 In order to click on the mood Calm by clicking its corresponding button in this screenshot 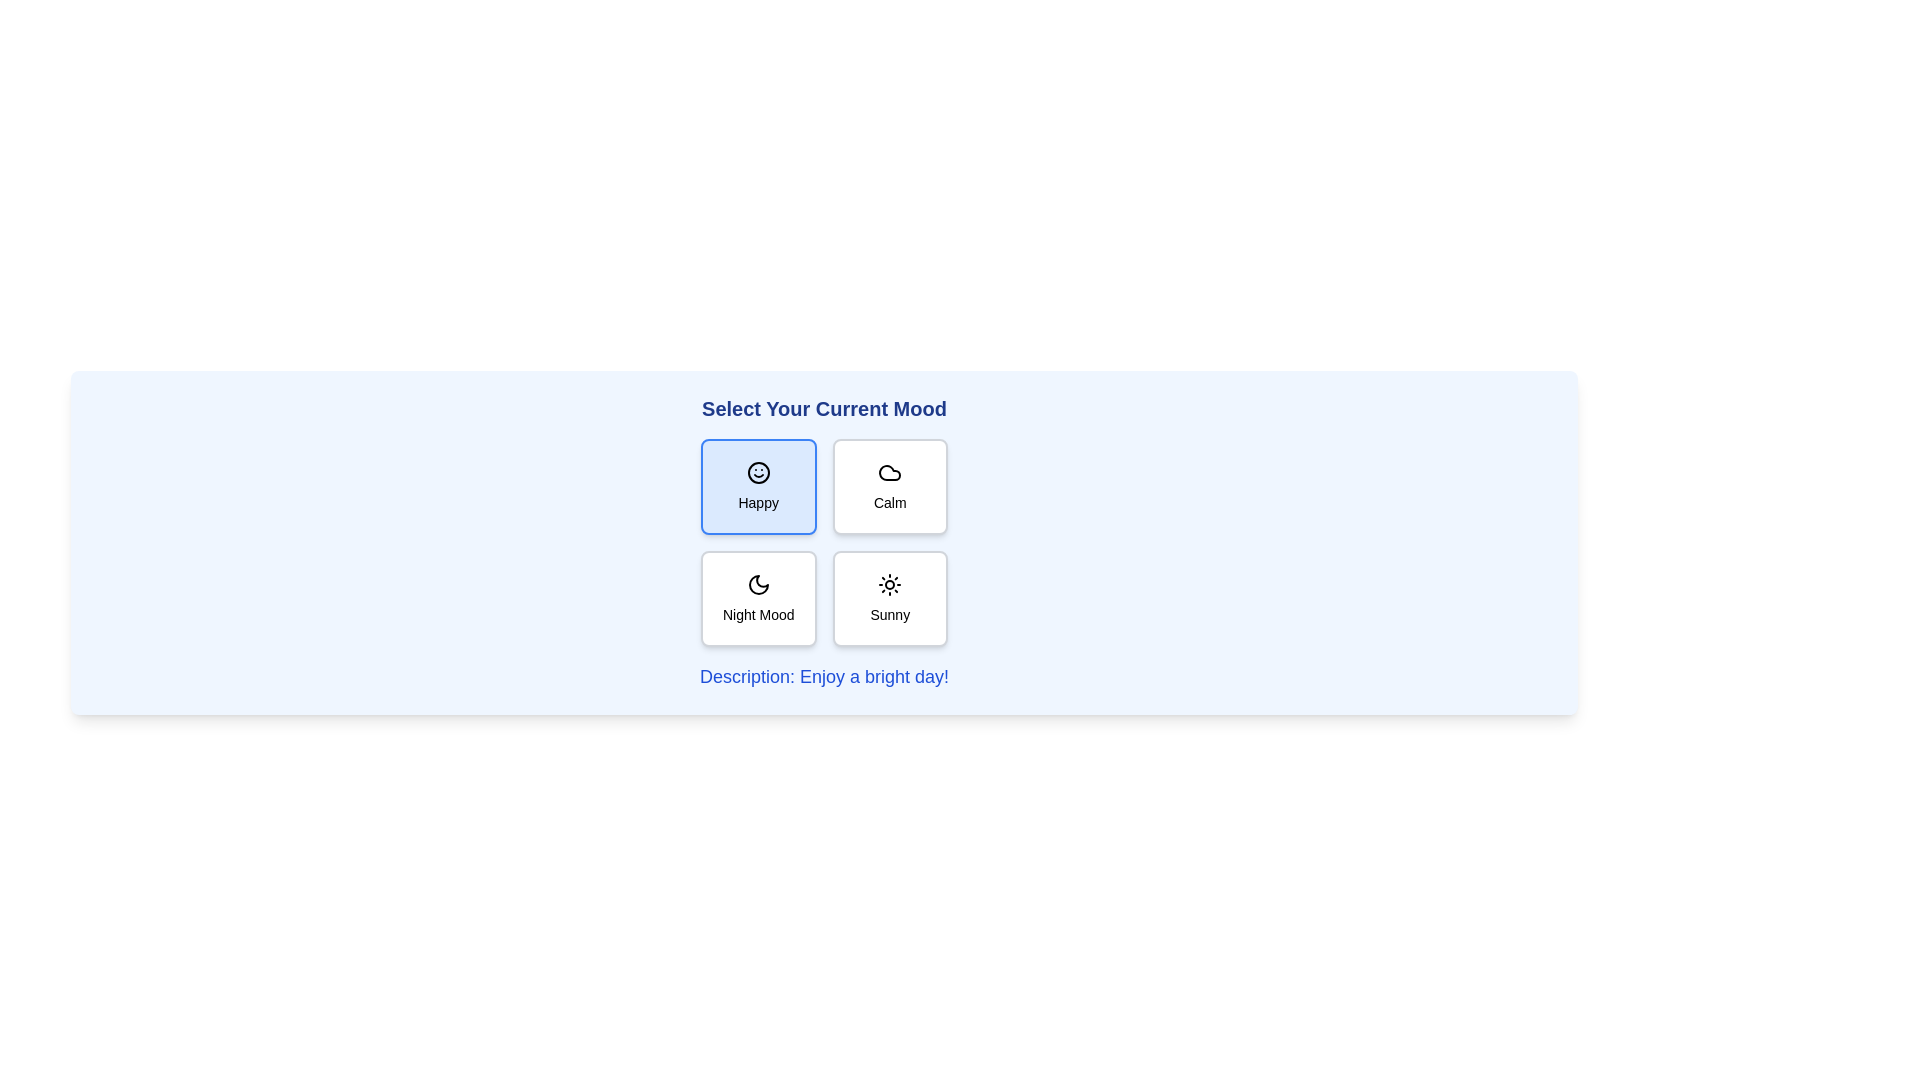, I will do `click(889, 486)`.